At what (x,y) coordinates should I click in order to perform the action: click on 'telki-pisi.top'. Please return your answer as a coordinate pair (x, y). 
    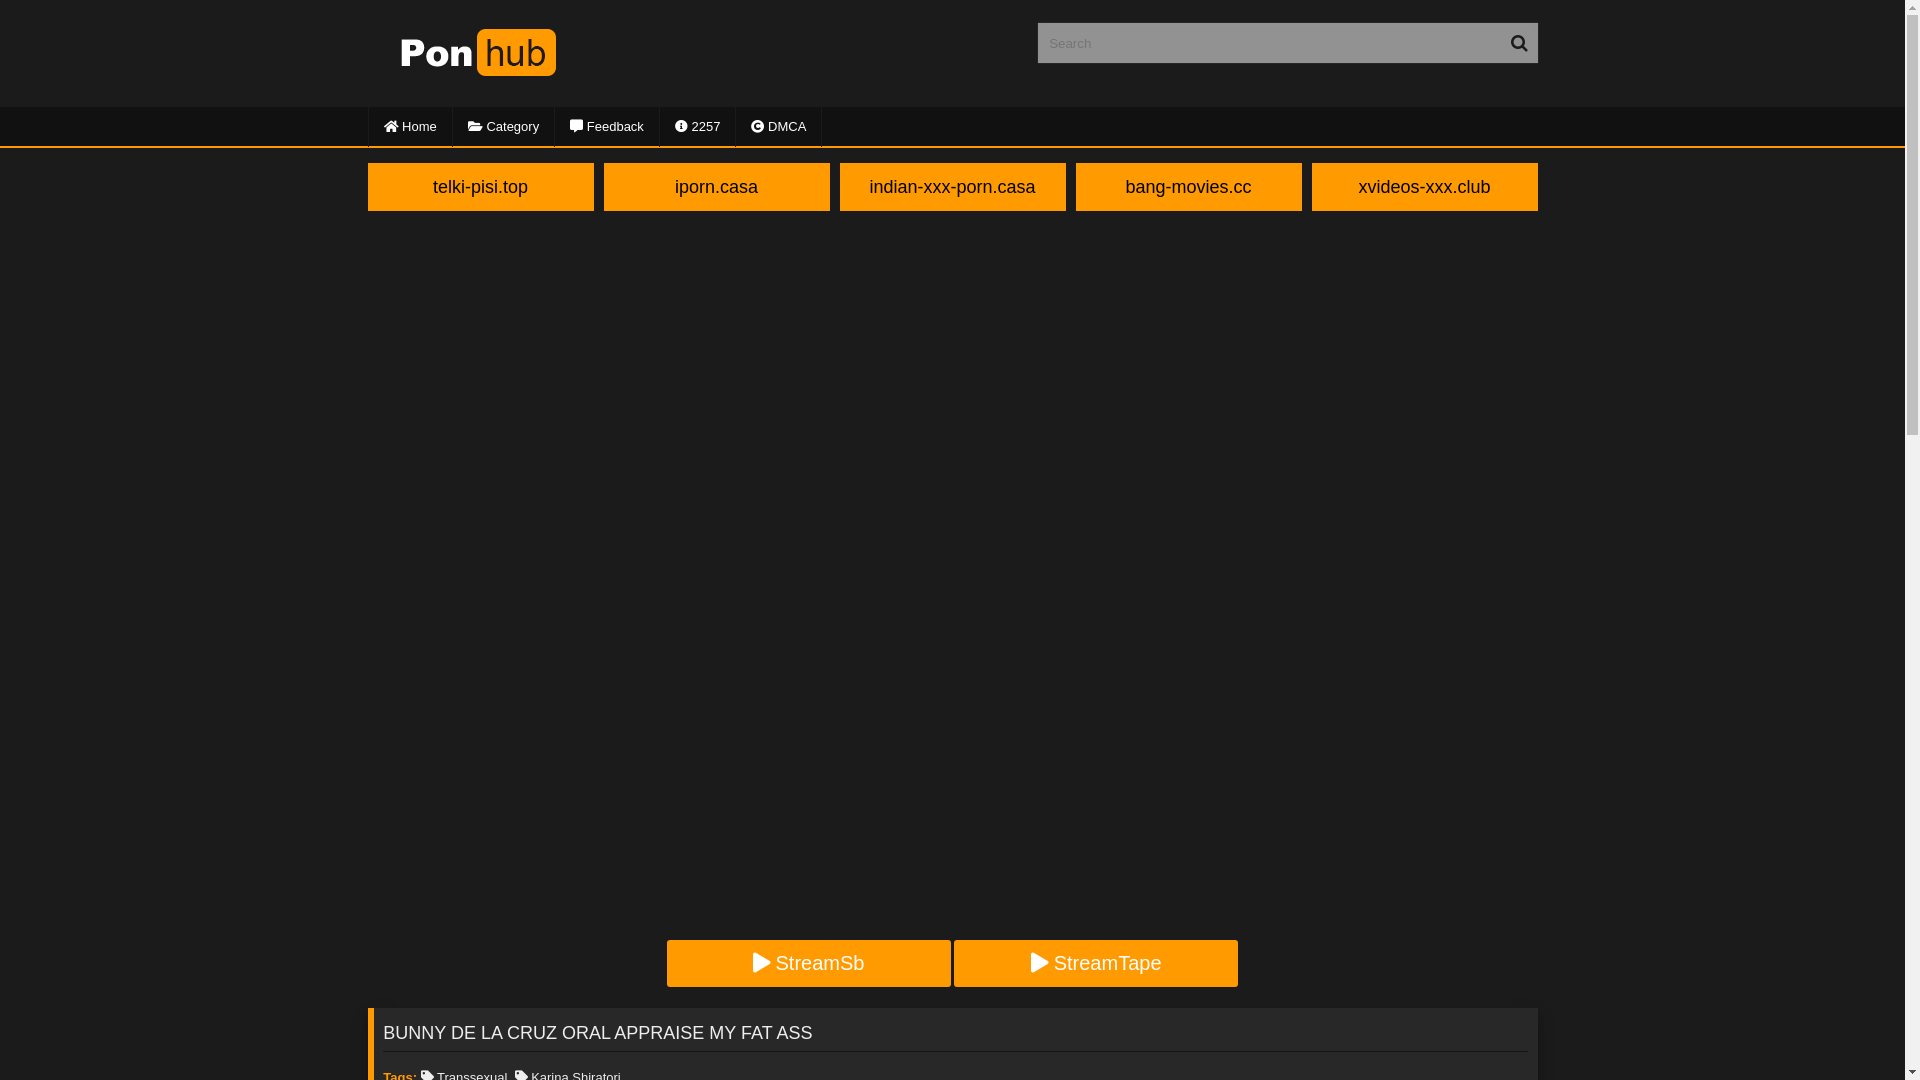
    Looking at the image, I should click on (480, 186).